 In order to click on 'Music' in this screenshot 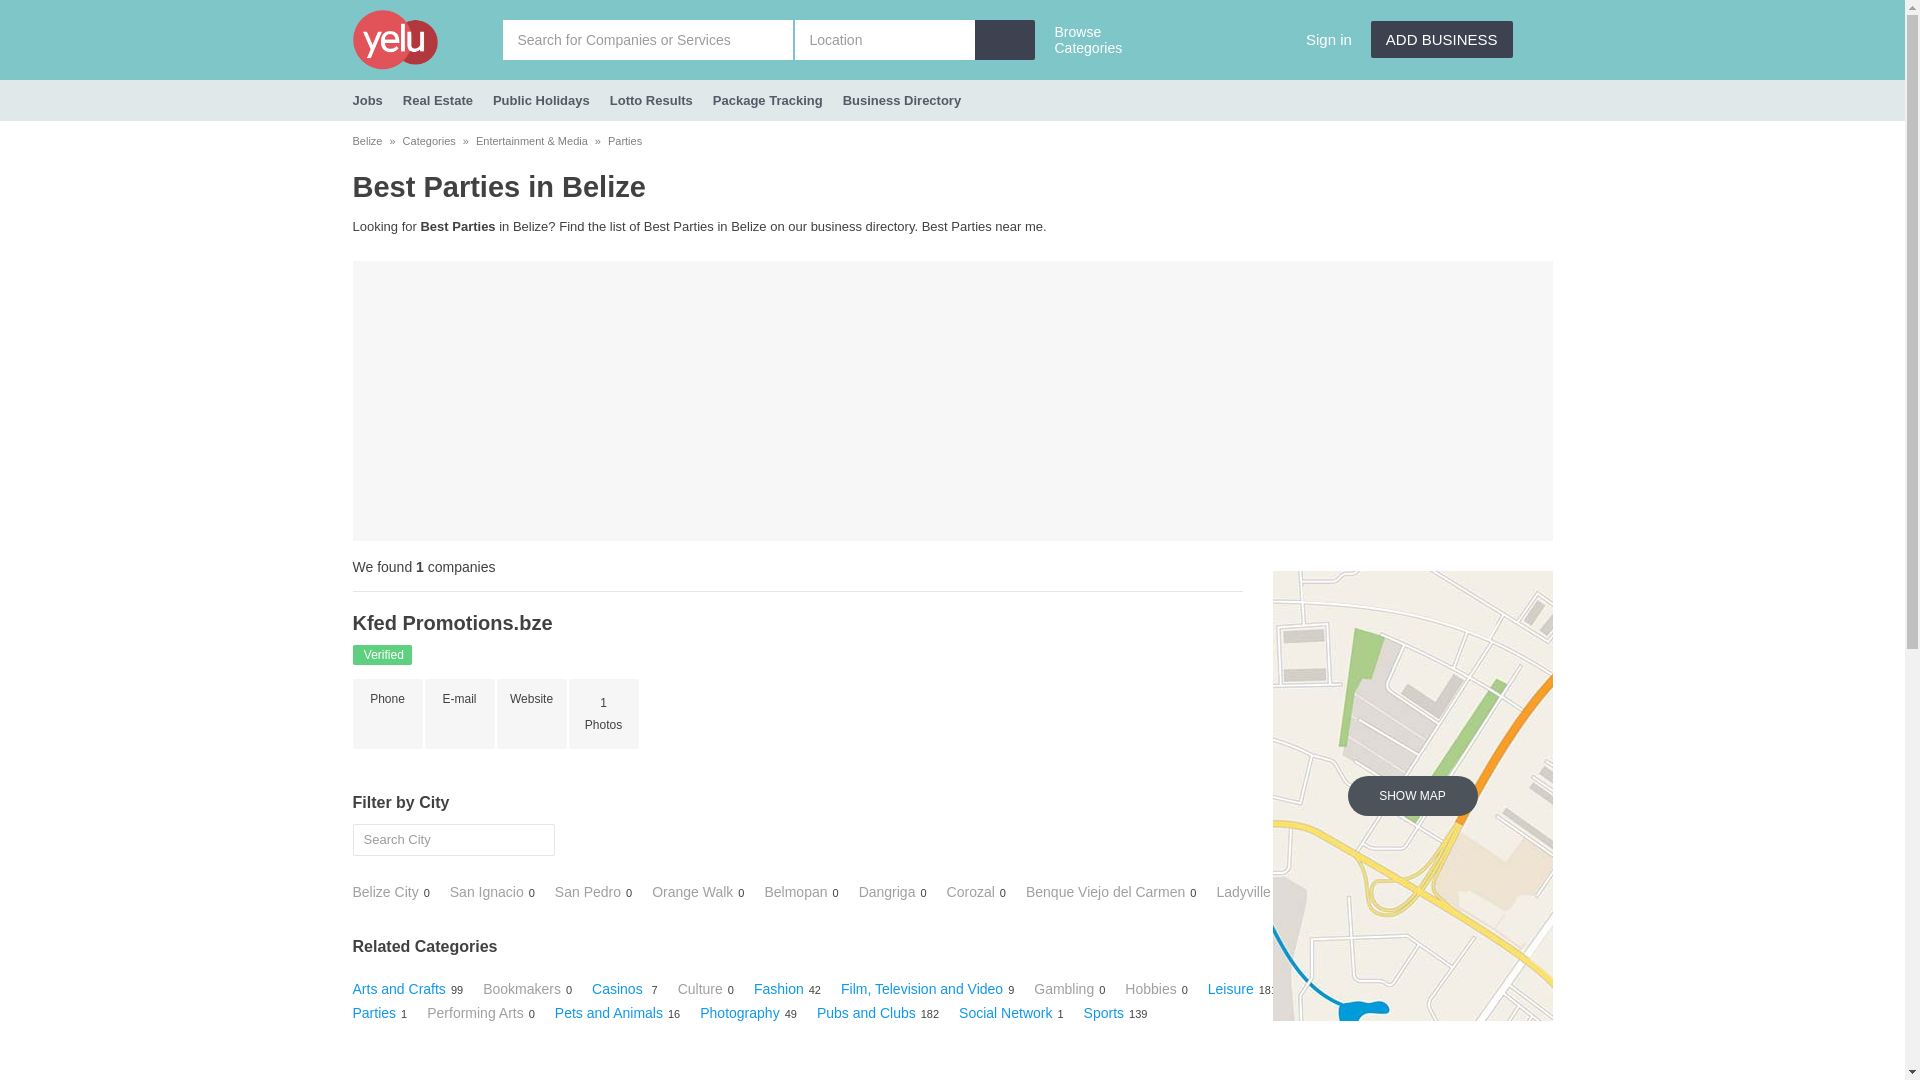, I will do `click(1483, 987)`.